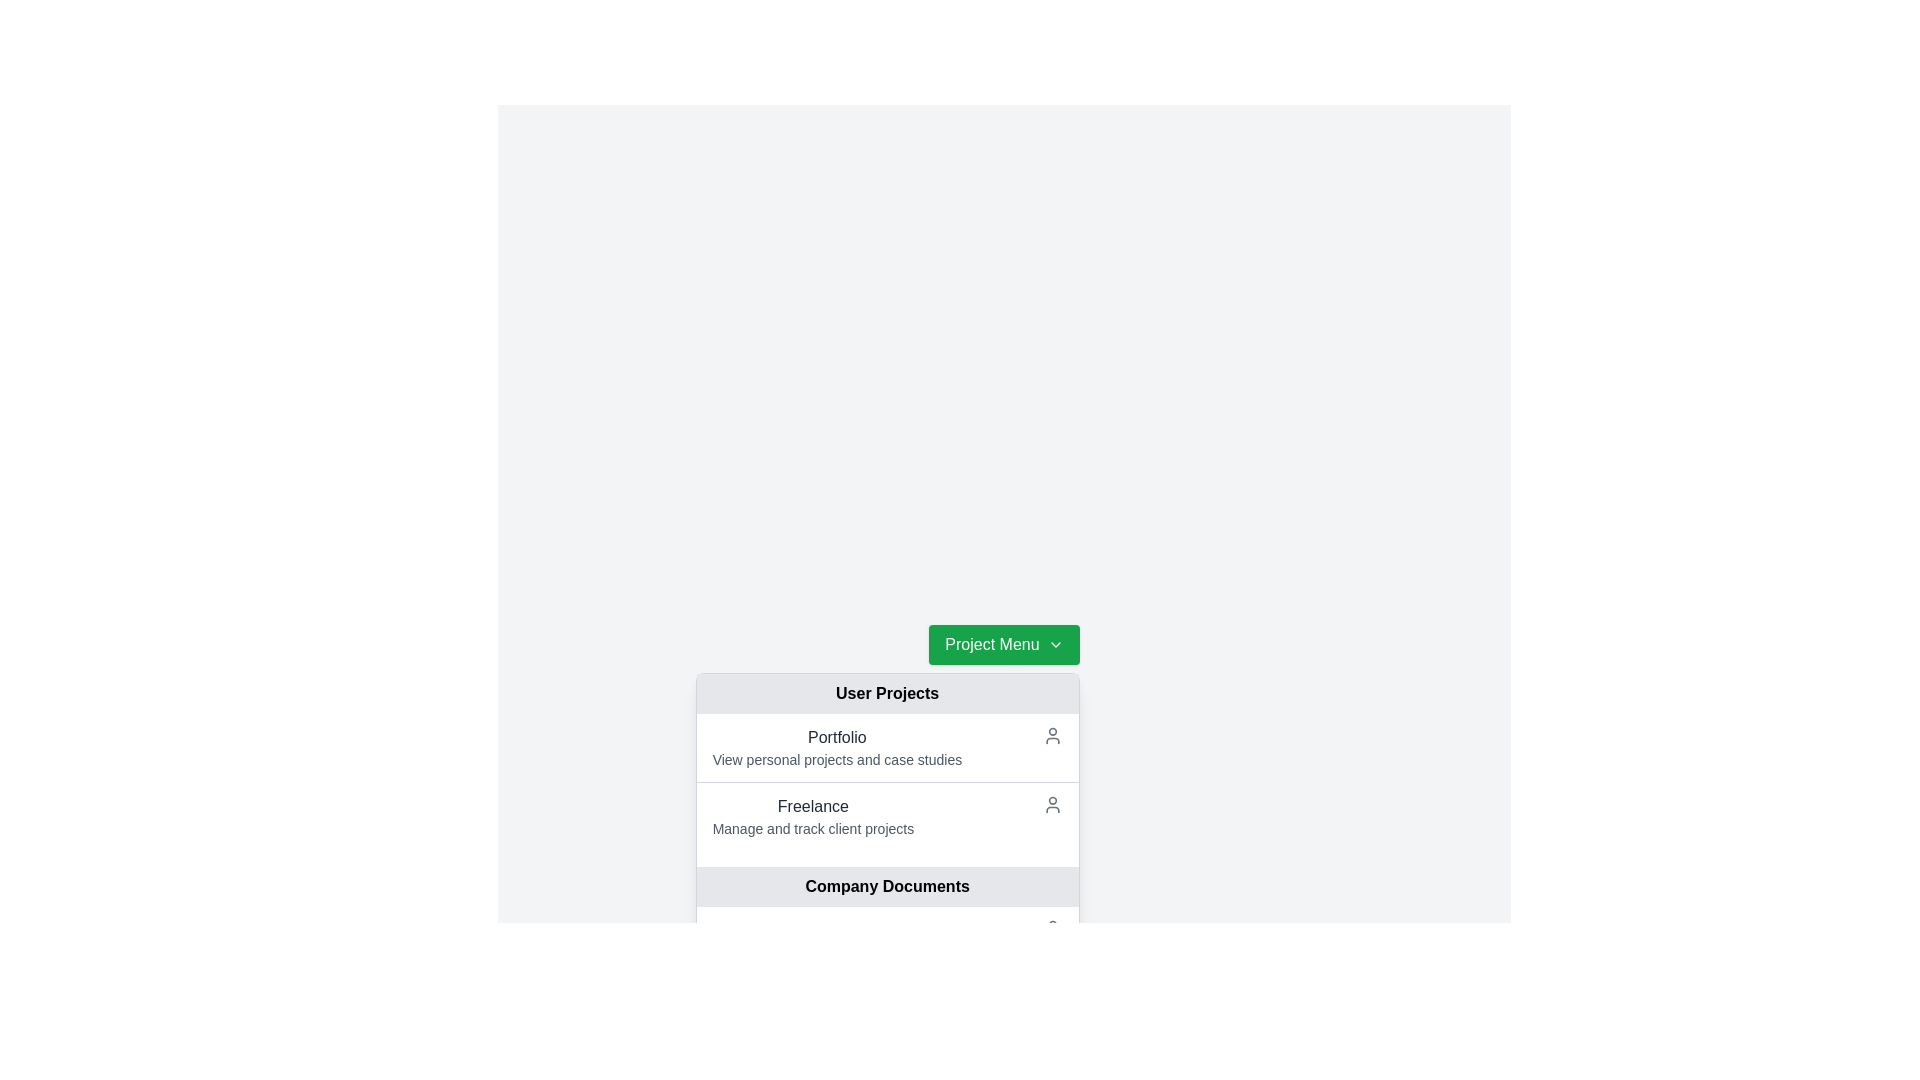  Describe the element at coordinates (837, 737) in the screenshot. I see `the text label that serves as the title for the menu item in the 'User Projects' group to interact with this item` at that location.